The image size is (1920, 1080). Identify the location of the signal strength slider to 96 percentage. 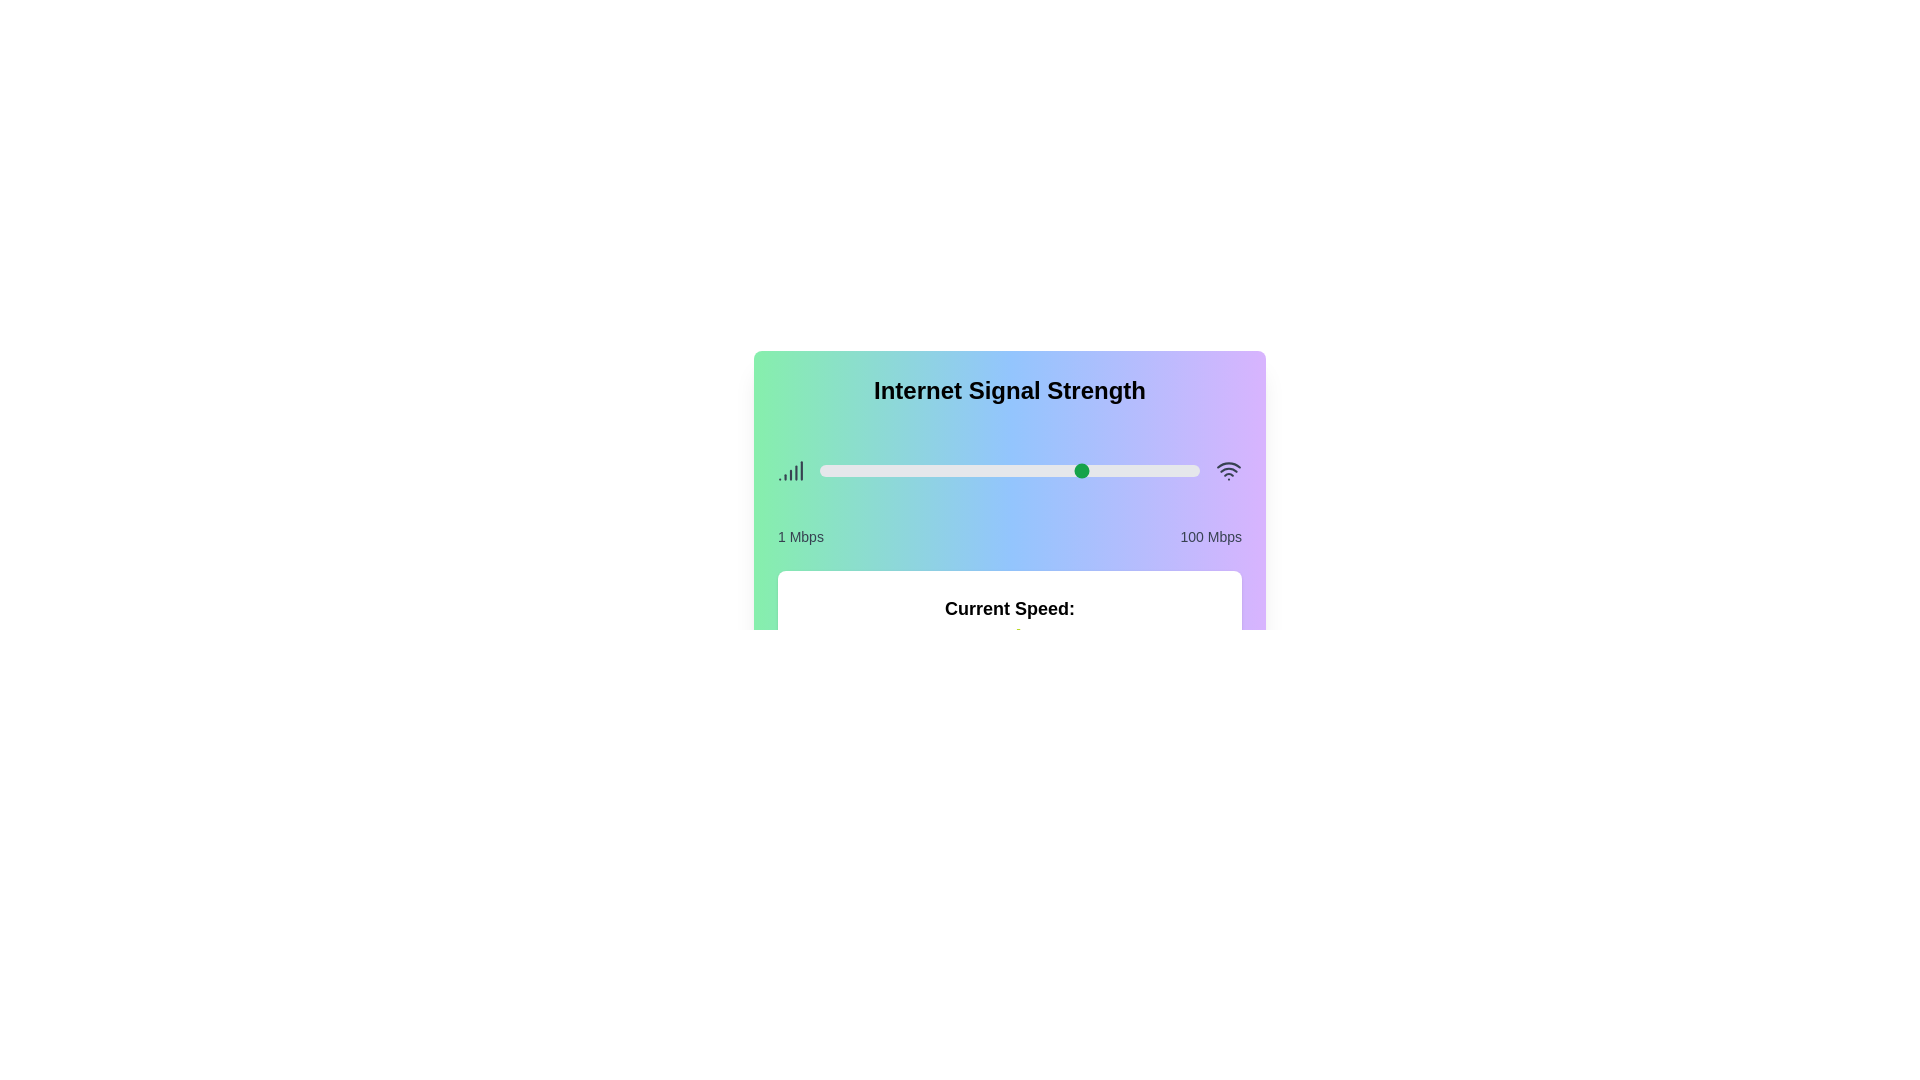
(1183, 470).